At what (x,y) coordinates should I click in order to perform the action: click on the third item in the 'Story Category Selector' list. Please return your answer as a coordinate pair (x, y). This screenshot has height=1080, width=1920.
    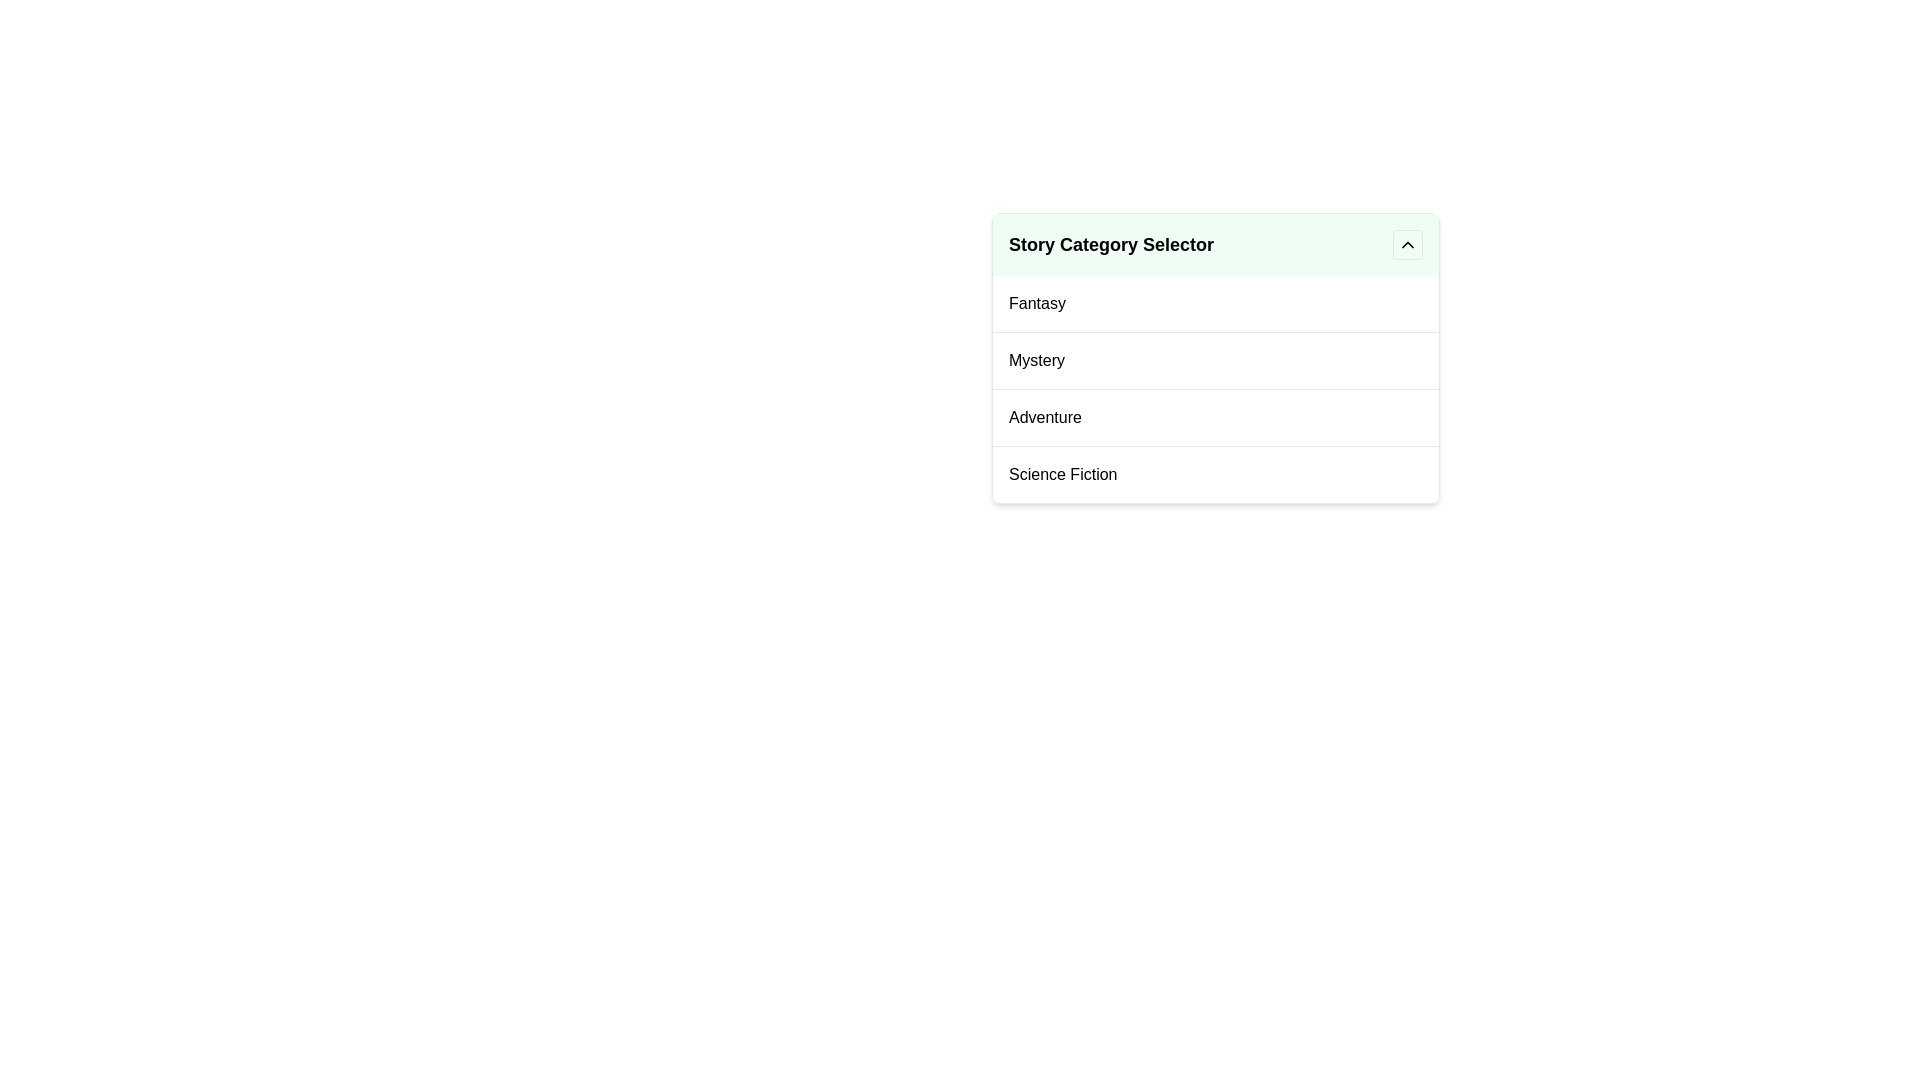
    Looking at the image, I should click on (1214, 416).